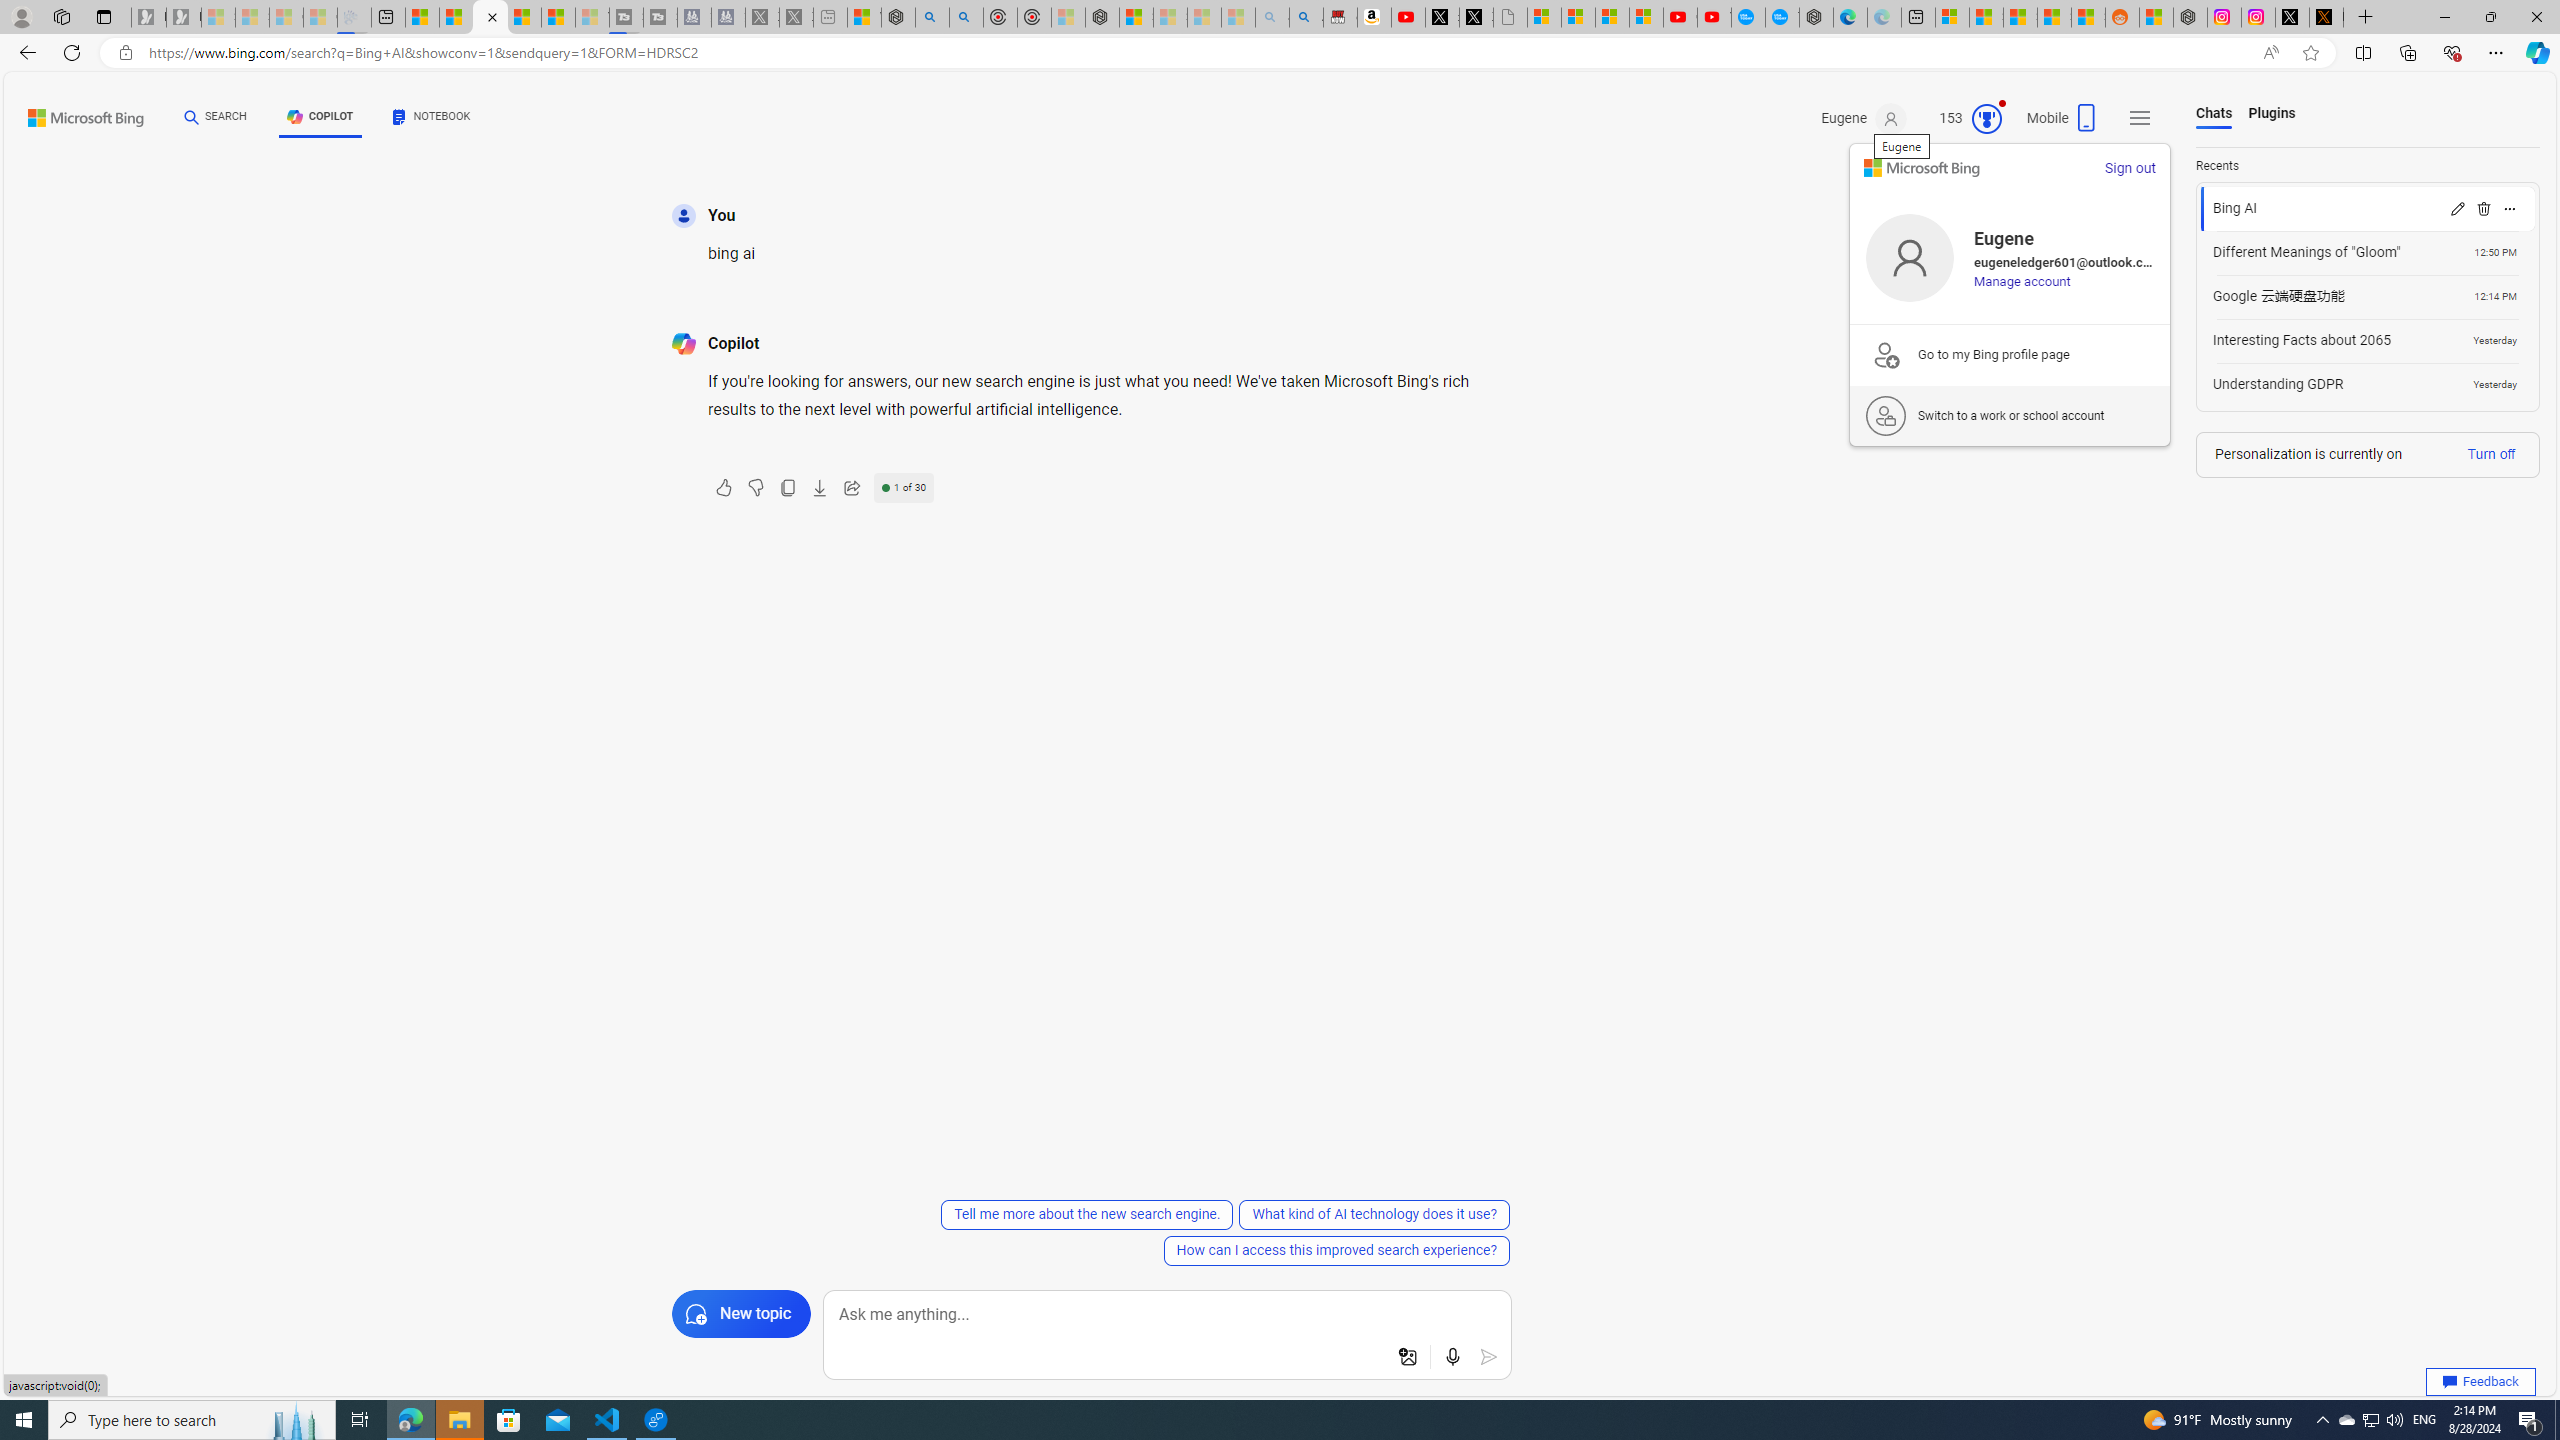 The width and height of the screenshot is (2560, 1440). I want to click on 'COPILOT', so click(319, 116).